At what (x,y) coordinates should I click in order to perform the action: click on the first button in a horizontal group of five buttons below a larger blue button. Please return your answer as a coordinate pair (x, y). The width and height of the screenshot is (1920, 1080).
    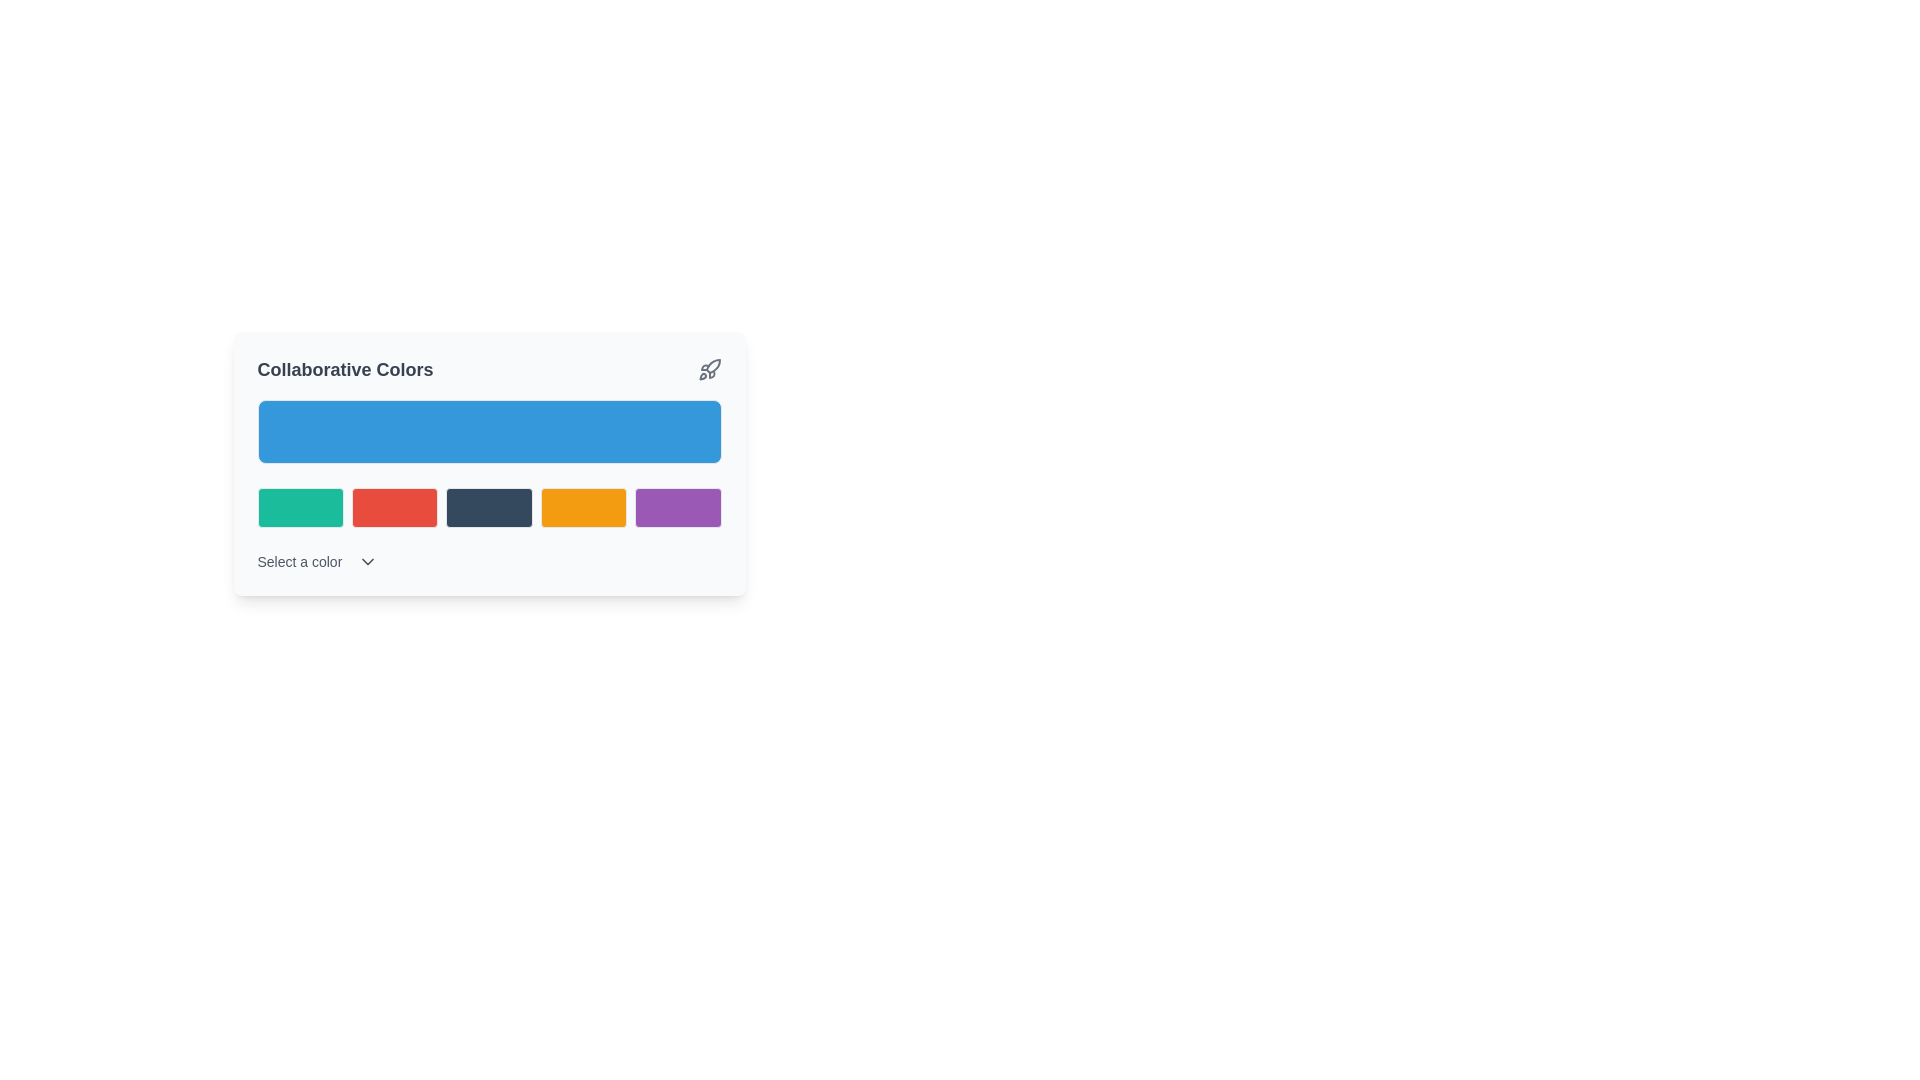
    Looking at the image, I should click on (299, 507).